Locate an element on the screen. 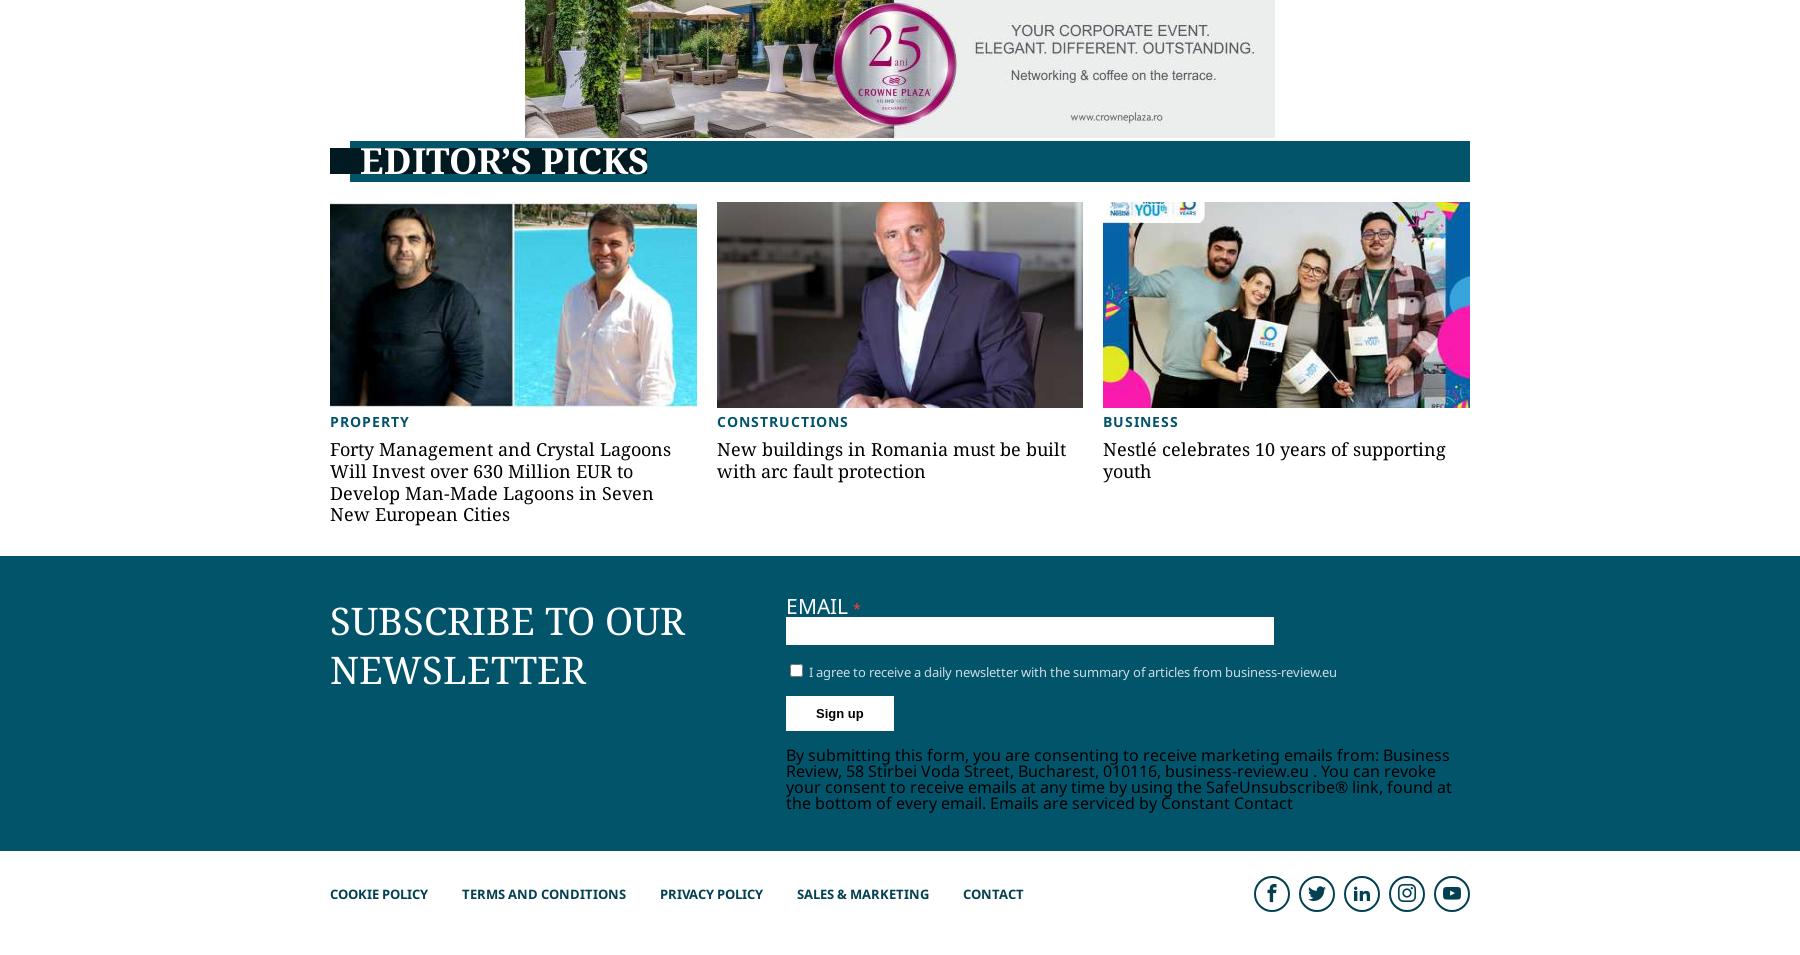  'Nestlé celebrates 10 years of supporting youth' is located at coordinates (1274, 459).